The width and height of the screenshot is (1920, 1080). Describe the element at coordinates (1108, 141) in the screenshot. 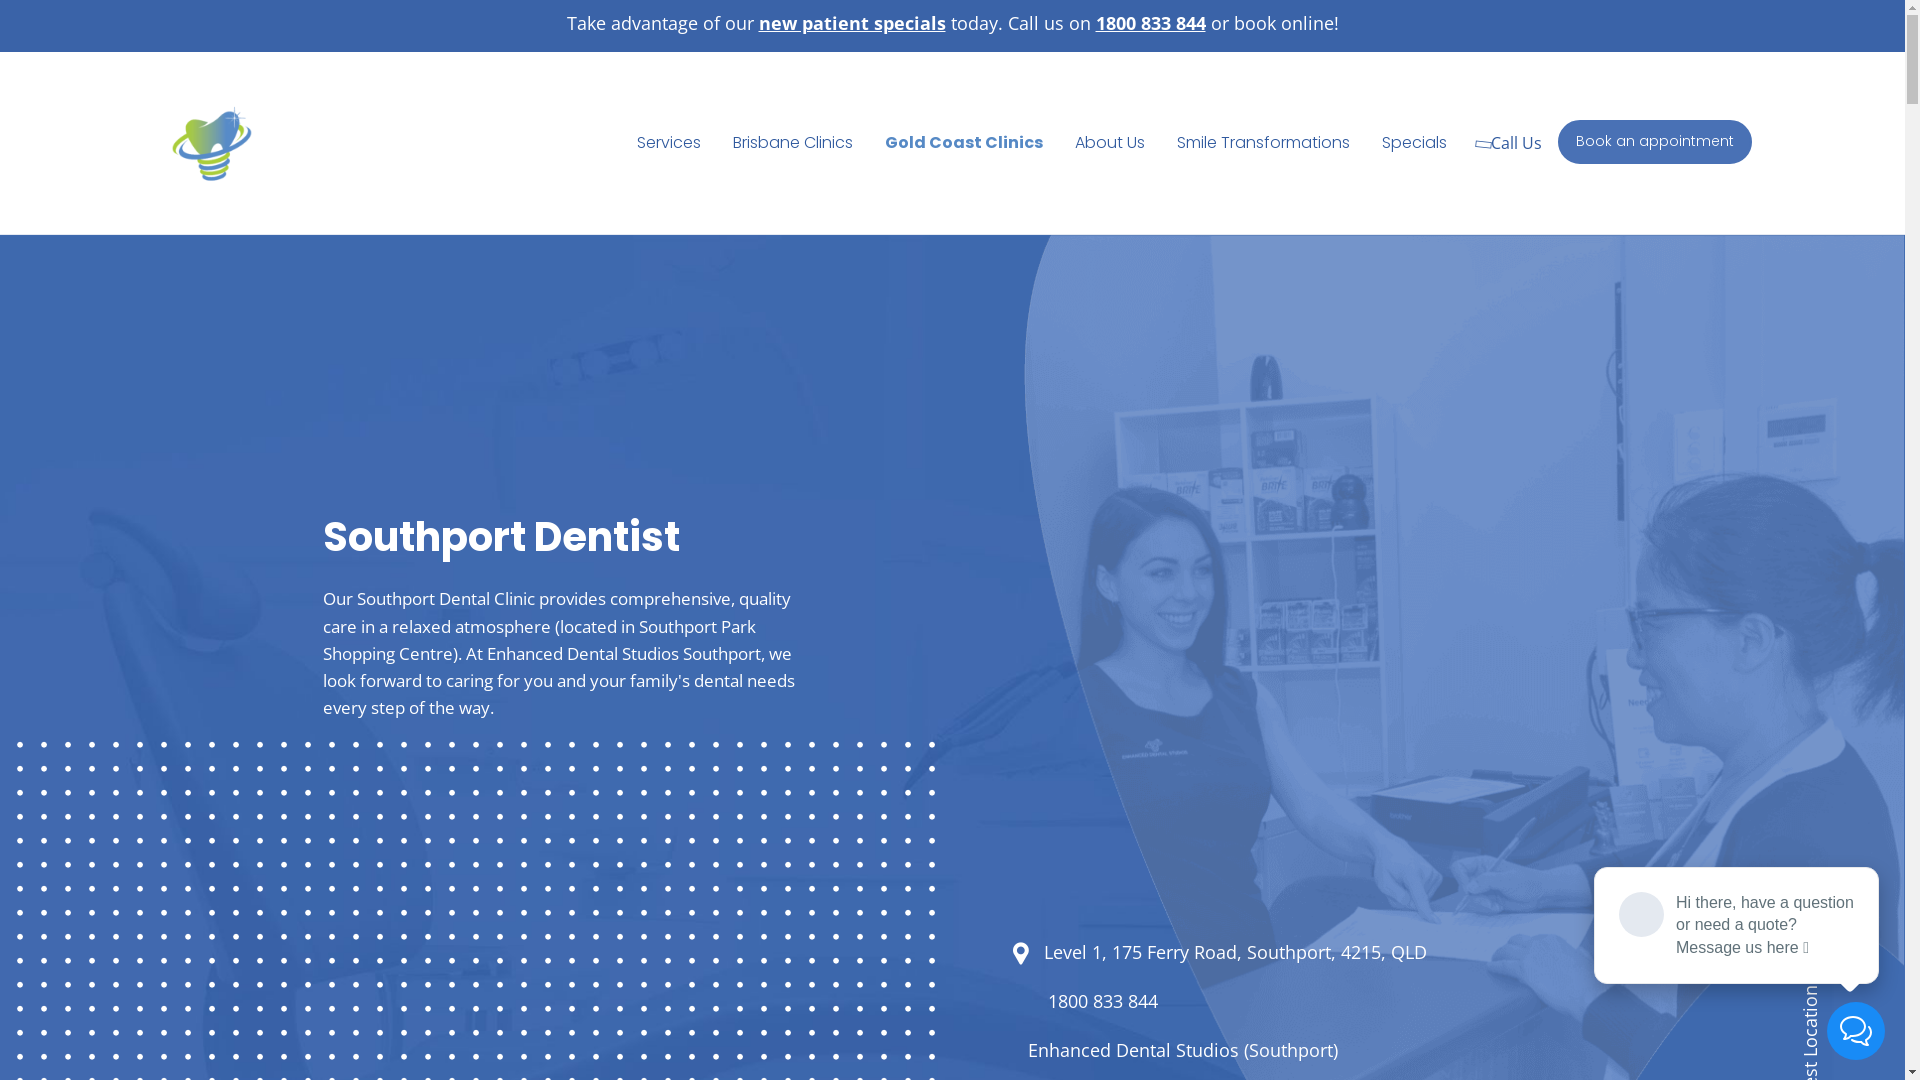

I see `'About Us'` at that location.